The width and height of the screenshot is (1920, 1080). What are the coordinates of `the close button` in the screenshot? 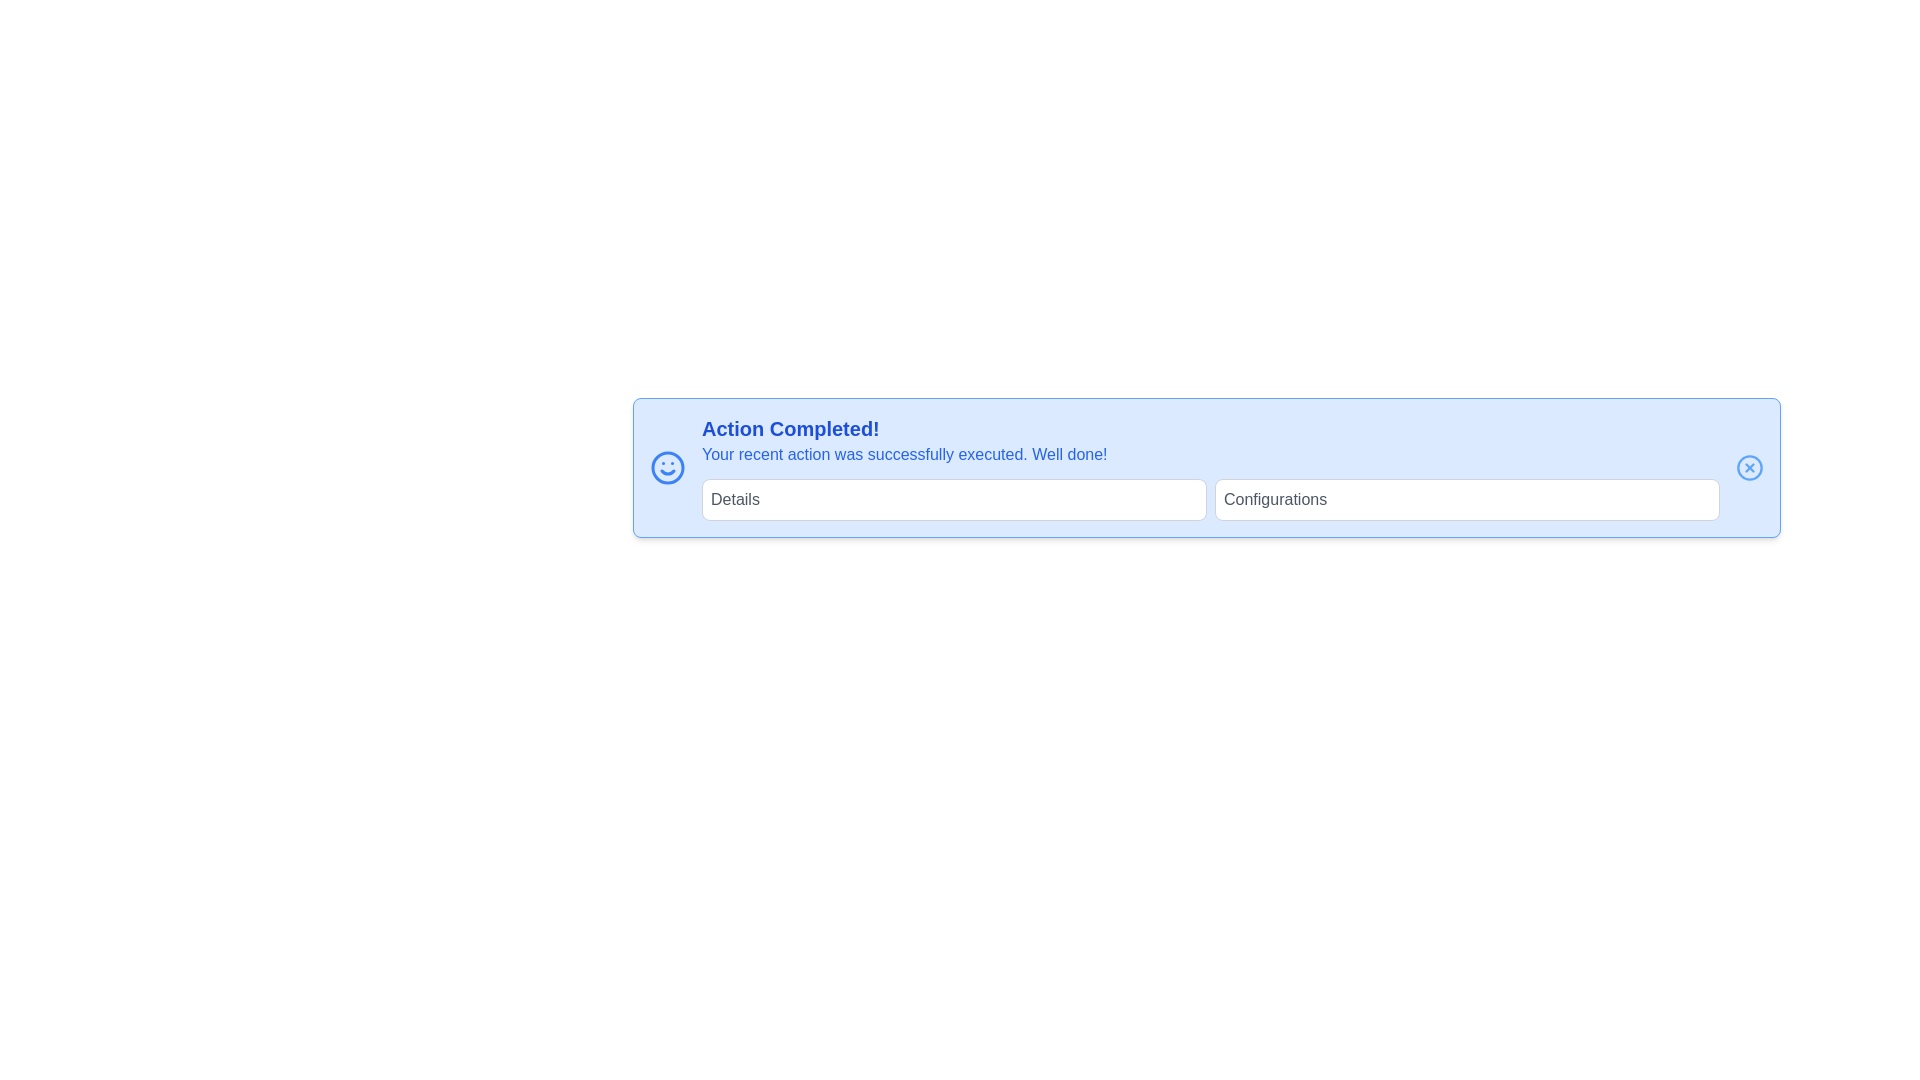 It's located at (1749, 467).